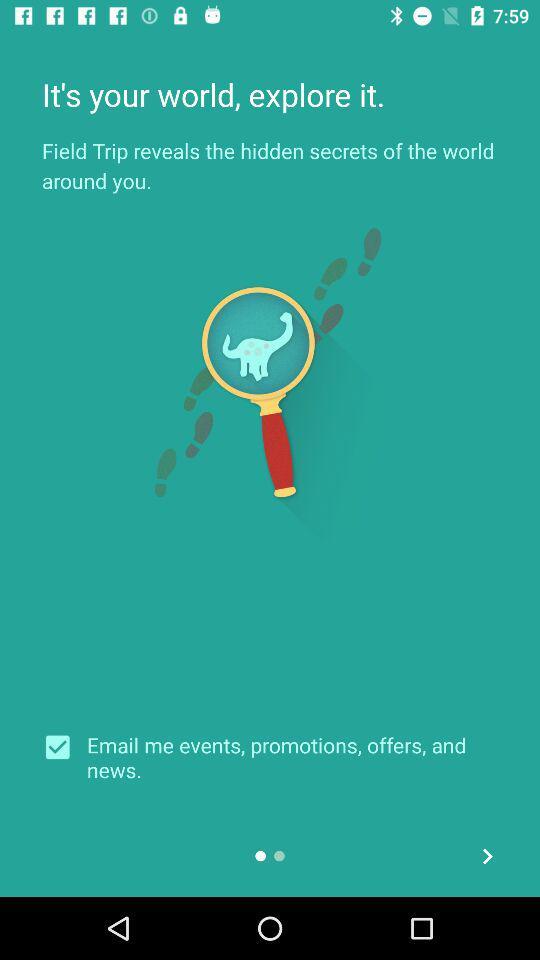  Describe the element at coordinates (64, 746) in the screenshot. I see `sign up for email alerts` at that location.